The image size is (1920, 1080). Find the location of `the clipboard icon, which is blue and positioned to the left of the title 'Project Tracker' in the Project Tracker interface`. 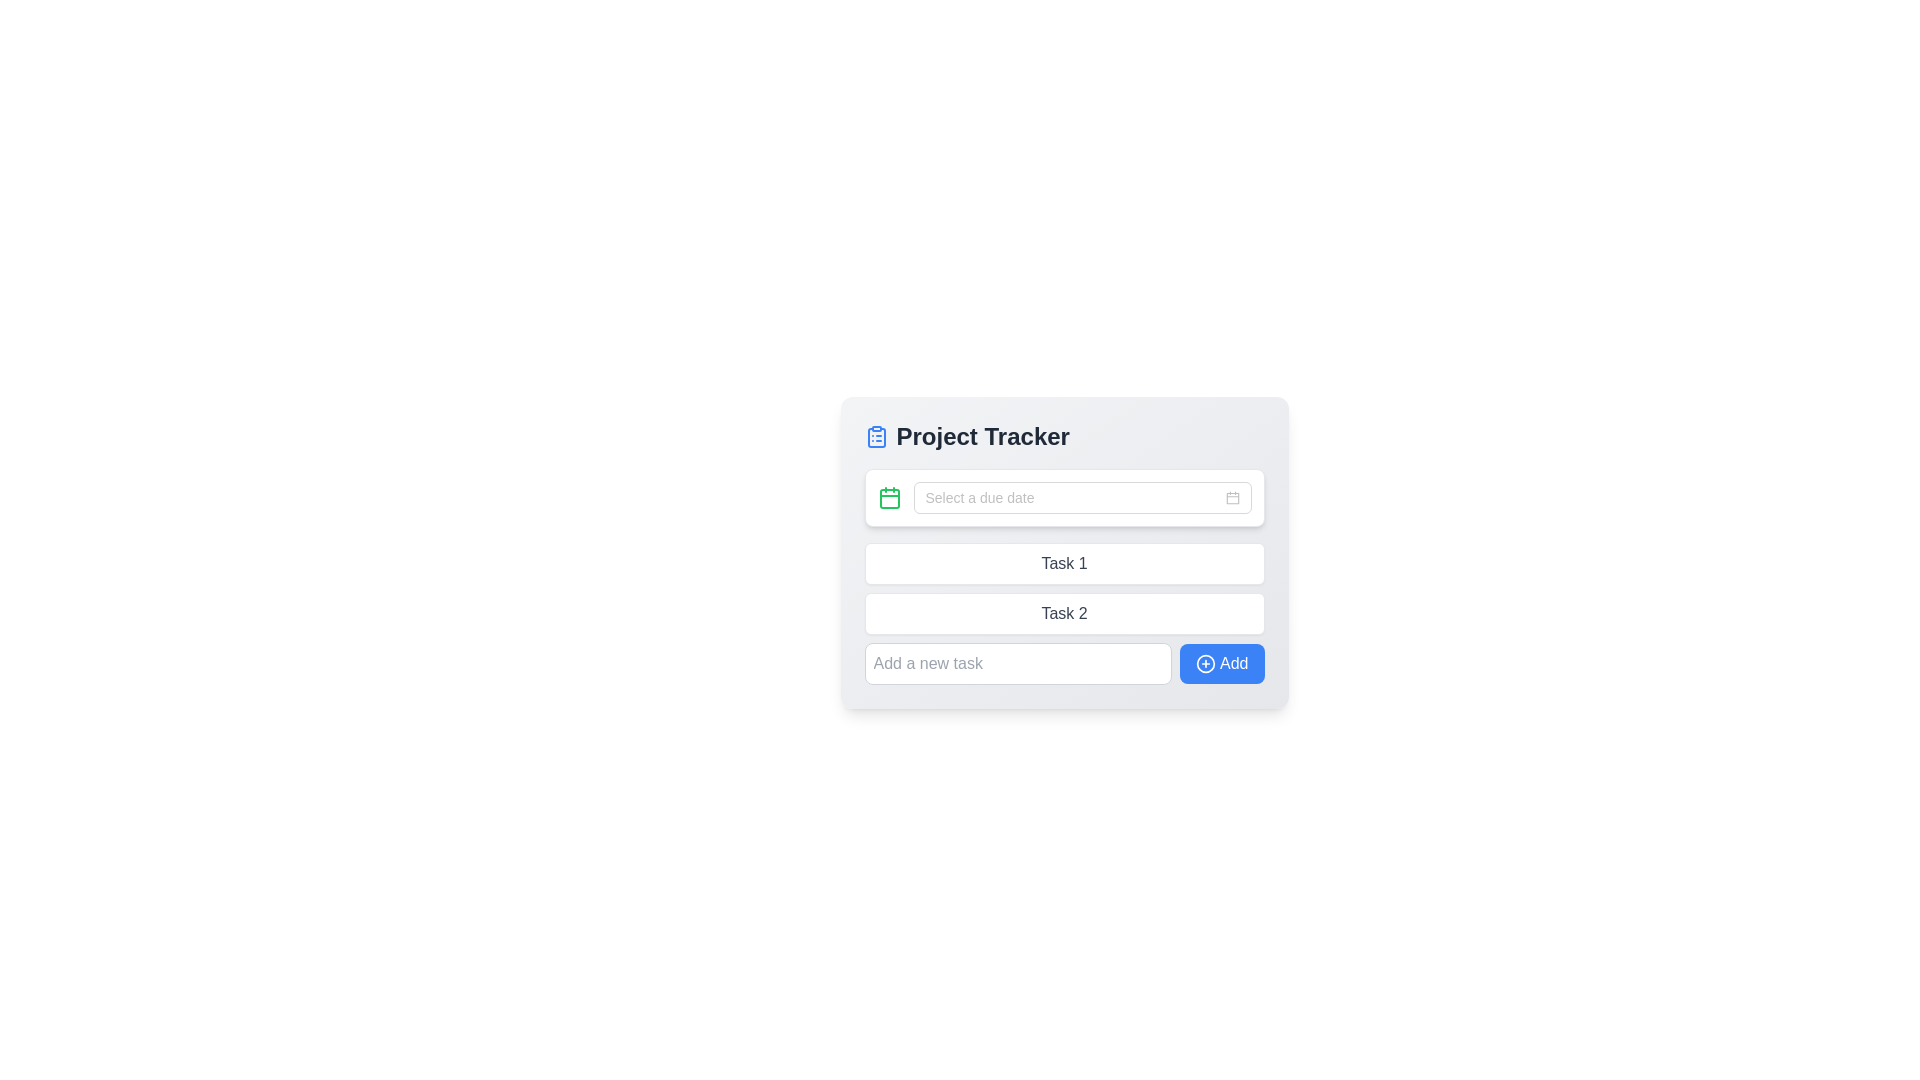

the clipboard icon, which is blue and positioned to the left of the title 'Project Tracker' in the Project Tracker interface is located at coordinates (876, 435).